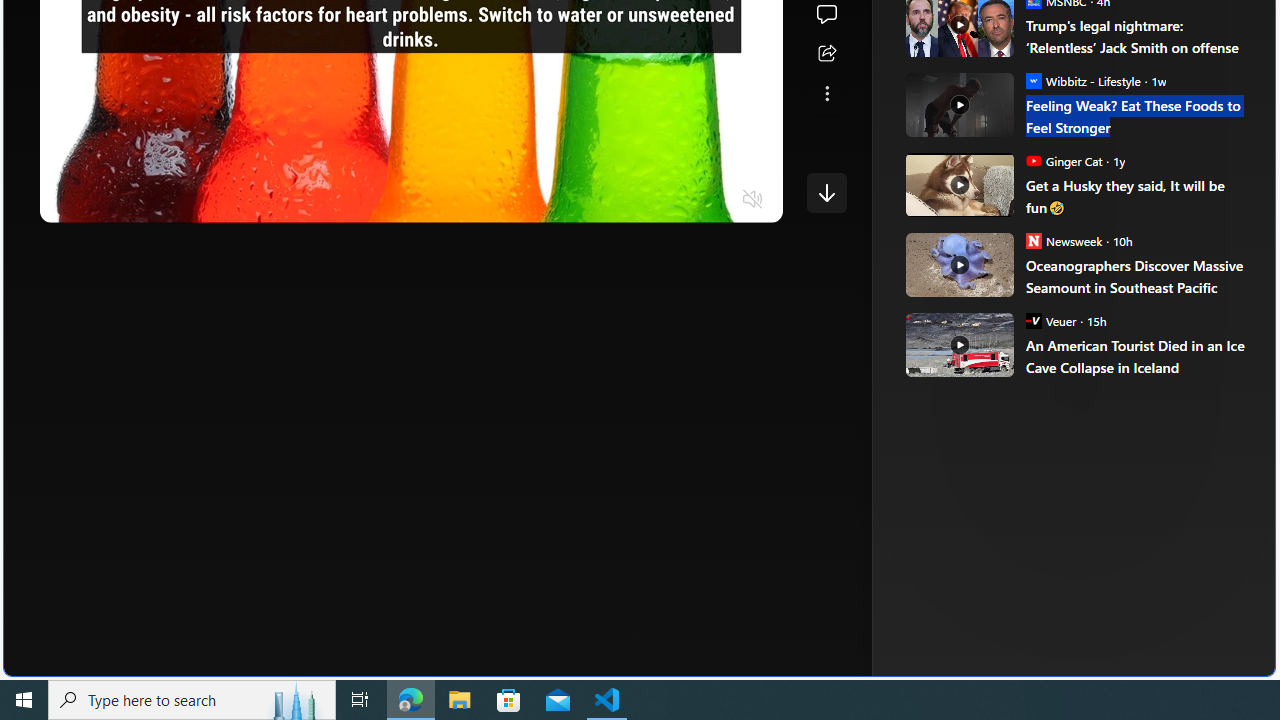  What do you see at coordinates (1136, 116) in the screenshot?
I see `'Feeling Weak? Eat These Foods to Feel Stronger'` at bounding box center [1136, 116].